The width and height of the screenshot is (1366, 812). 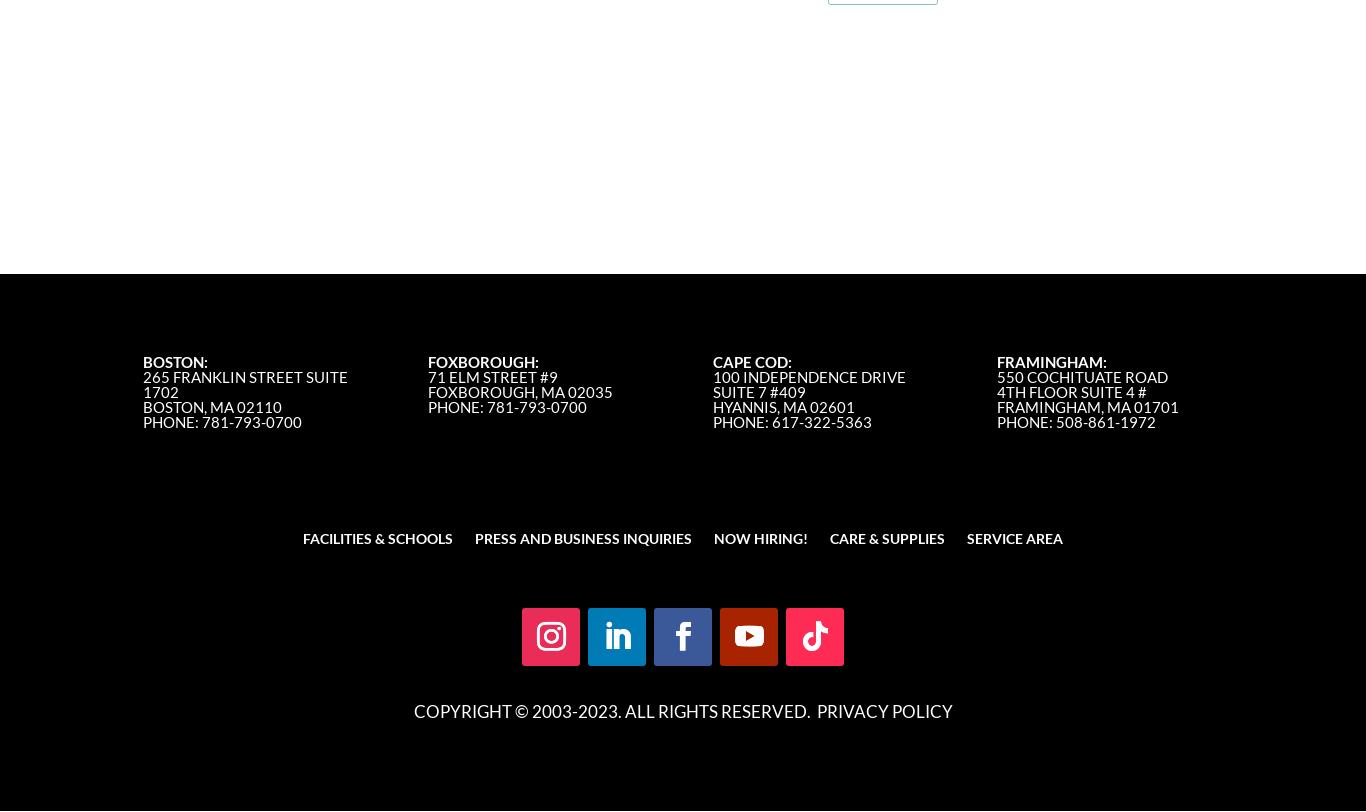 I want to click on '617-322-5363', so click(x=819, y=420).